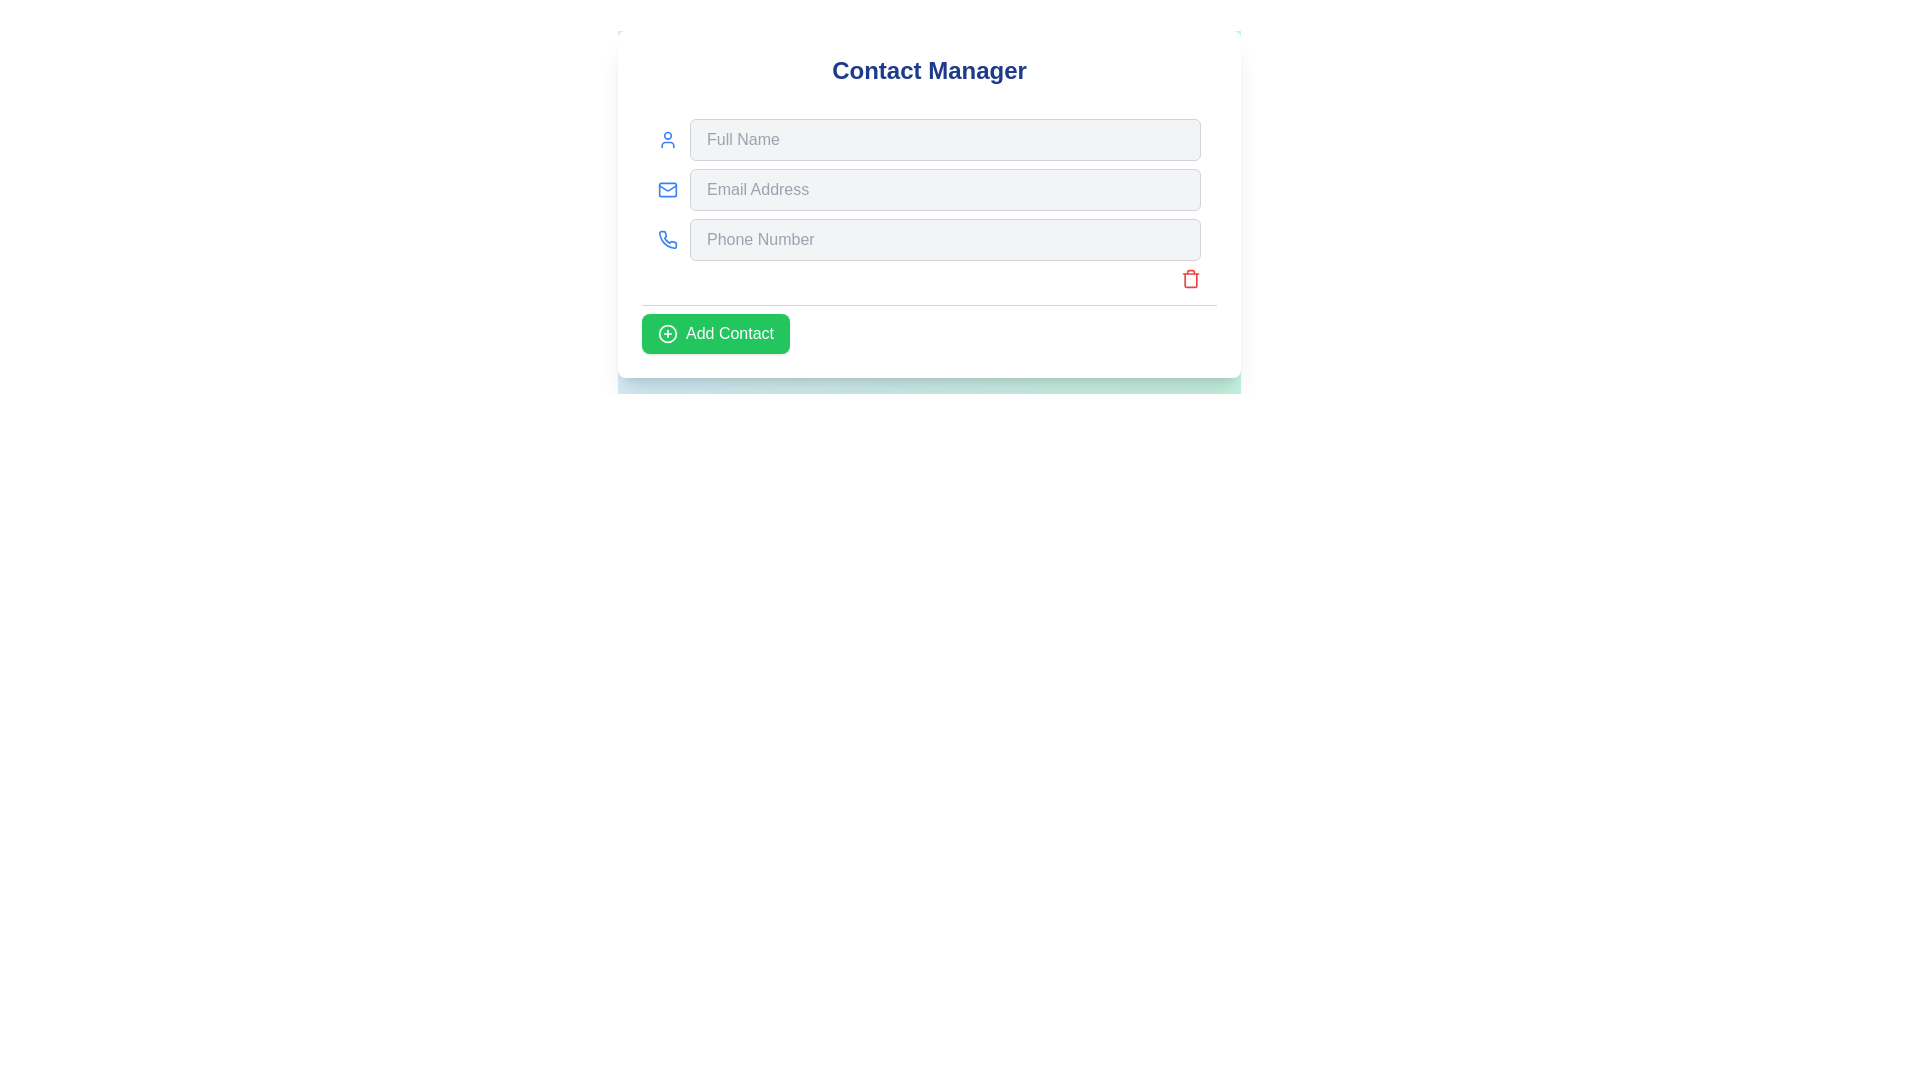  What do you see at coordinates (667, 238) in the screenshot?
I see `the phone number icon located to the left of the 'Full Name' input field, which visually indicates the purpose of the corresponding input field` at bounding box center [667, 238].